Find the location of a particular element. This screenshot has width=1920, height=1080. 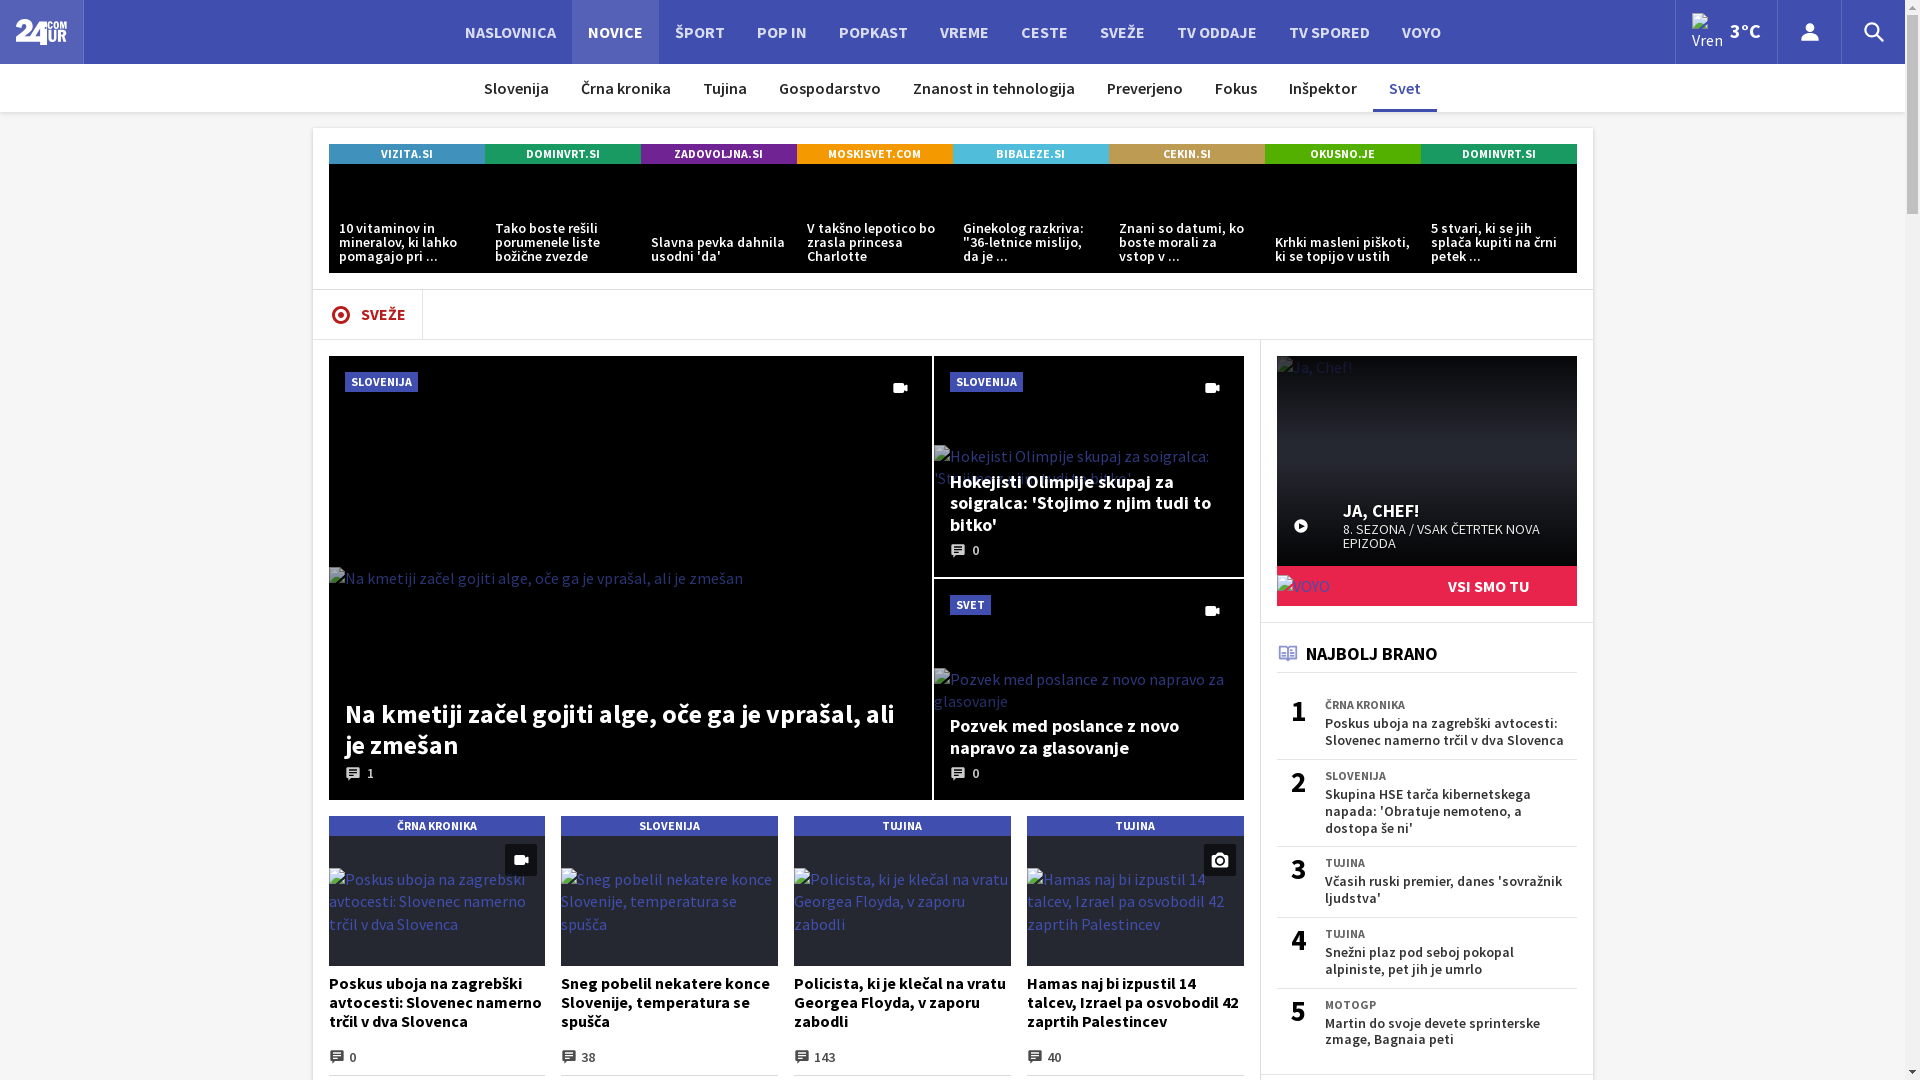

'CESTE' is located at coordinates (1042, 31).